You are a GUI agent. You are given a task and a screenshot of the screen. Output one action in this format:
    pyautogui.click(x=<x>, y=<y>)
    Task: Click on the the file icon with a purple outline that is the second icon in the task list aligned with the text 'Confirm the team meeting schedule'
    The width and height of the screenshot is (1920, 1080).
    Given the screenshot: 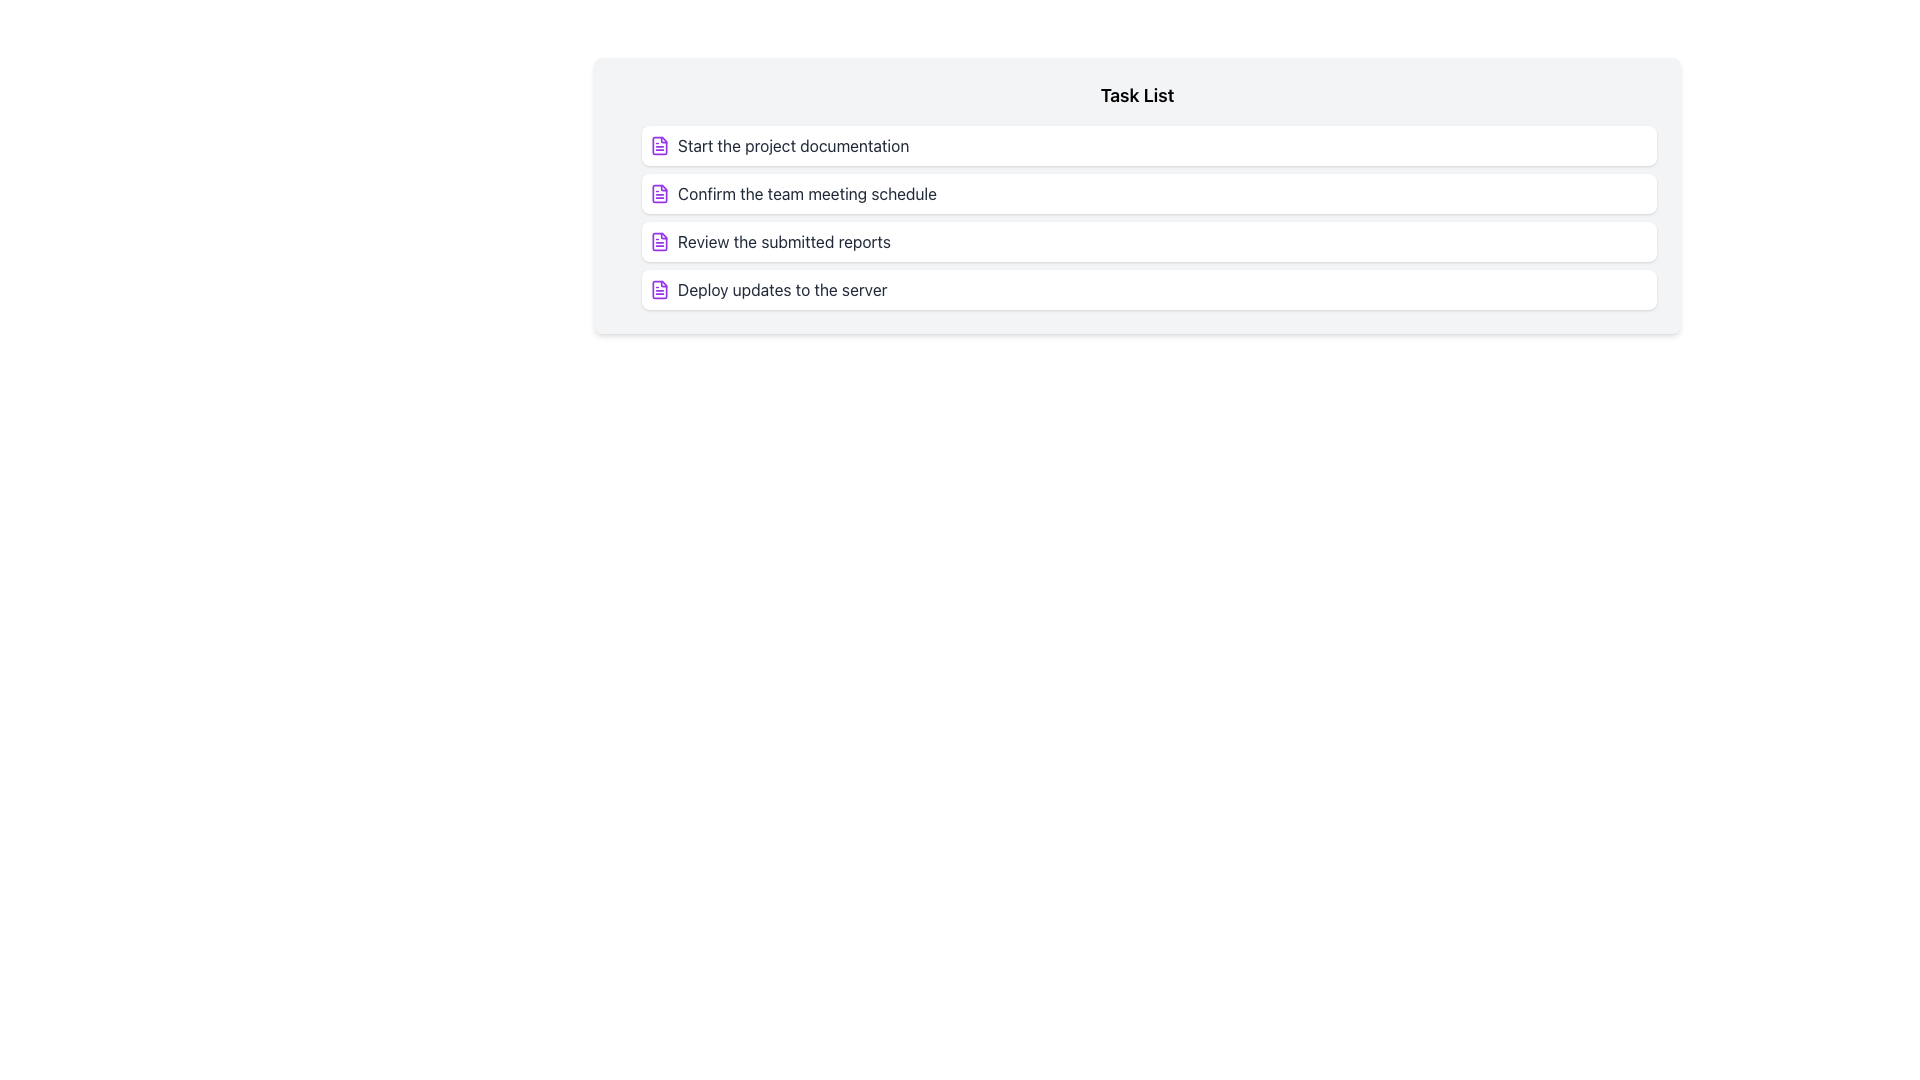 What is the action you would take?
    pyautogui.click(x=660, y=193)
    